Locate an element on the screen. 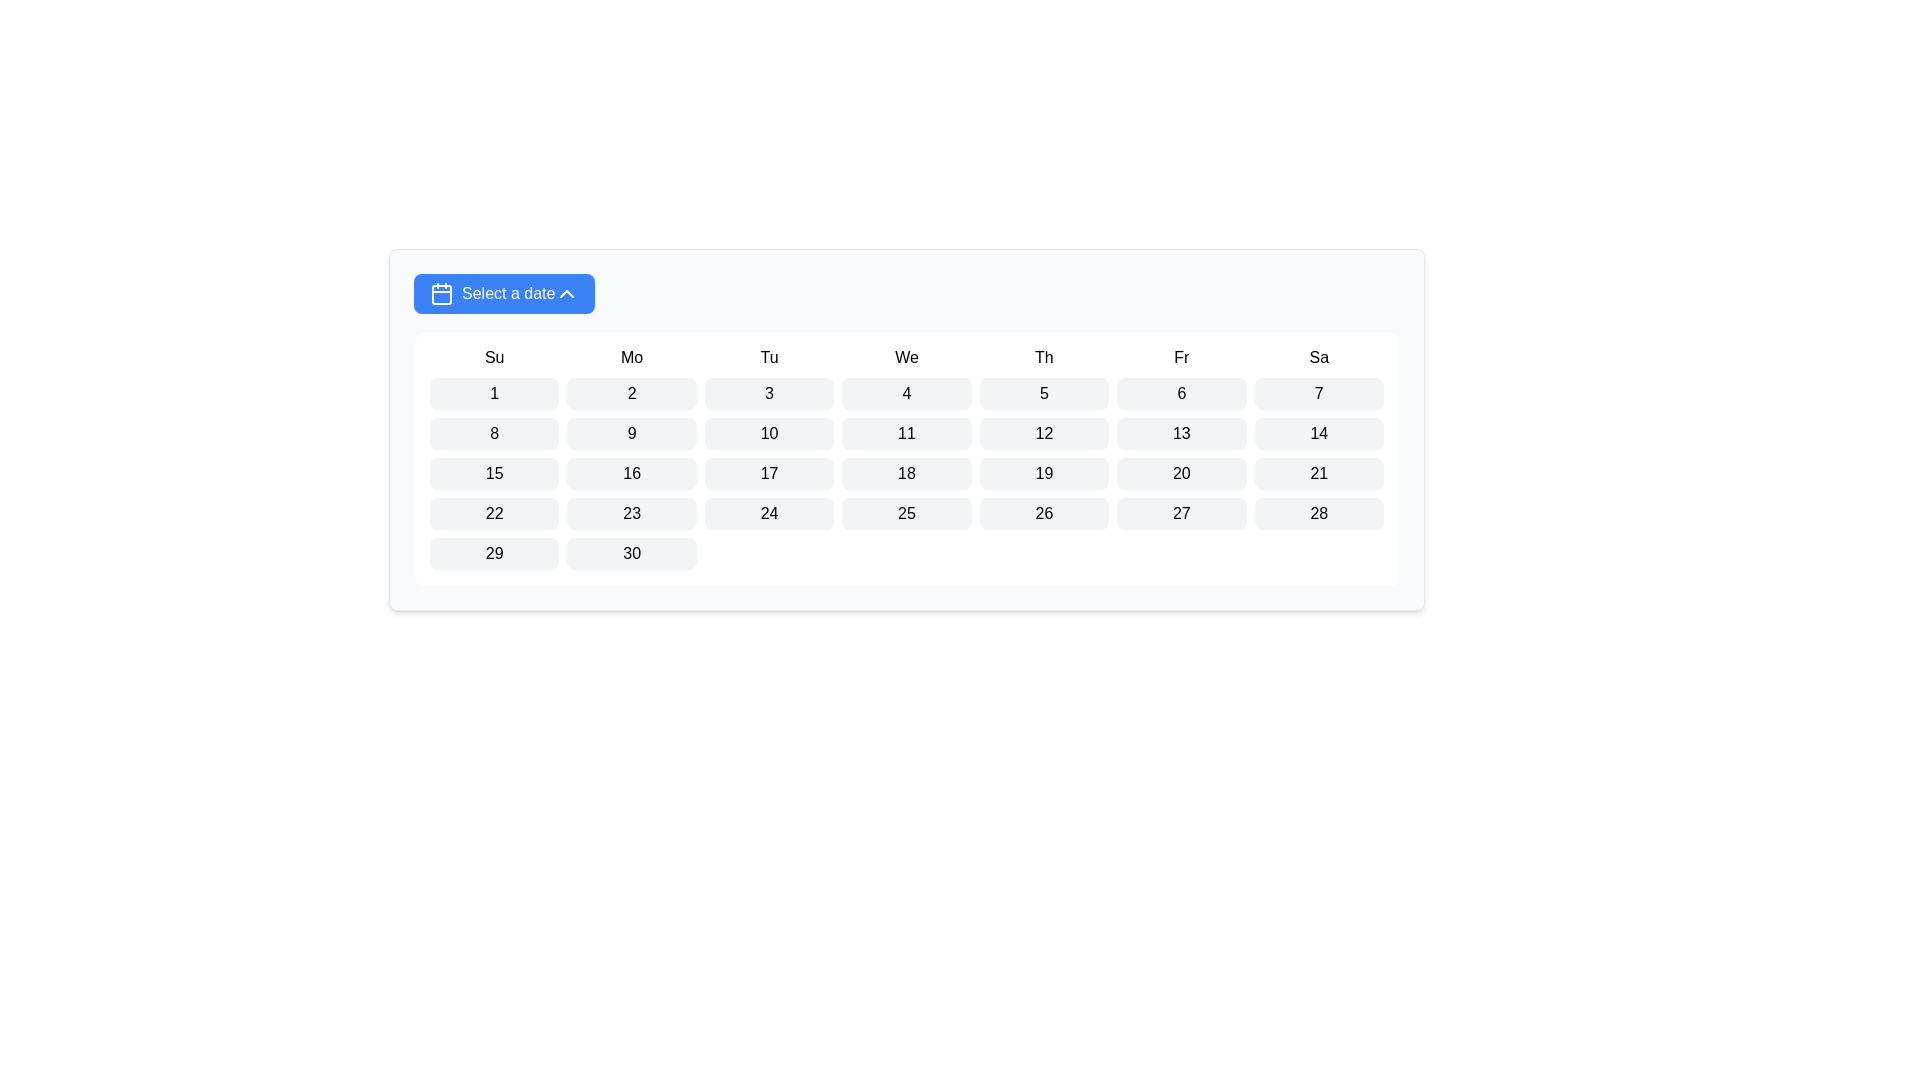 This screenshot has width=1920, height=1080. the button displaying the number '11' located in the third row and fourth column of the calendar grid is located at coordinates (906, 433).